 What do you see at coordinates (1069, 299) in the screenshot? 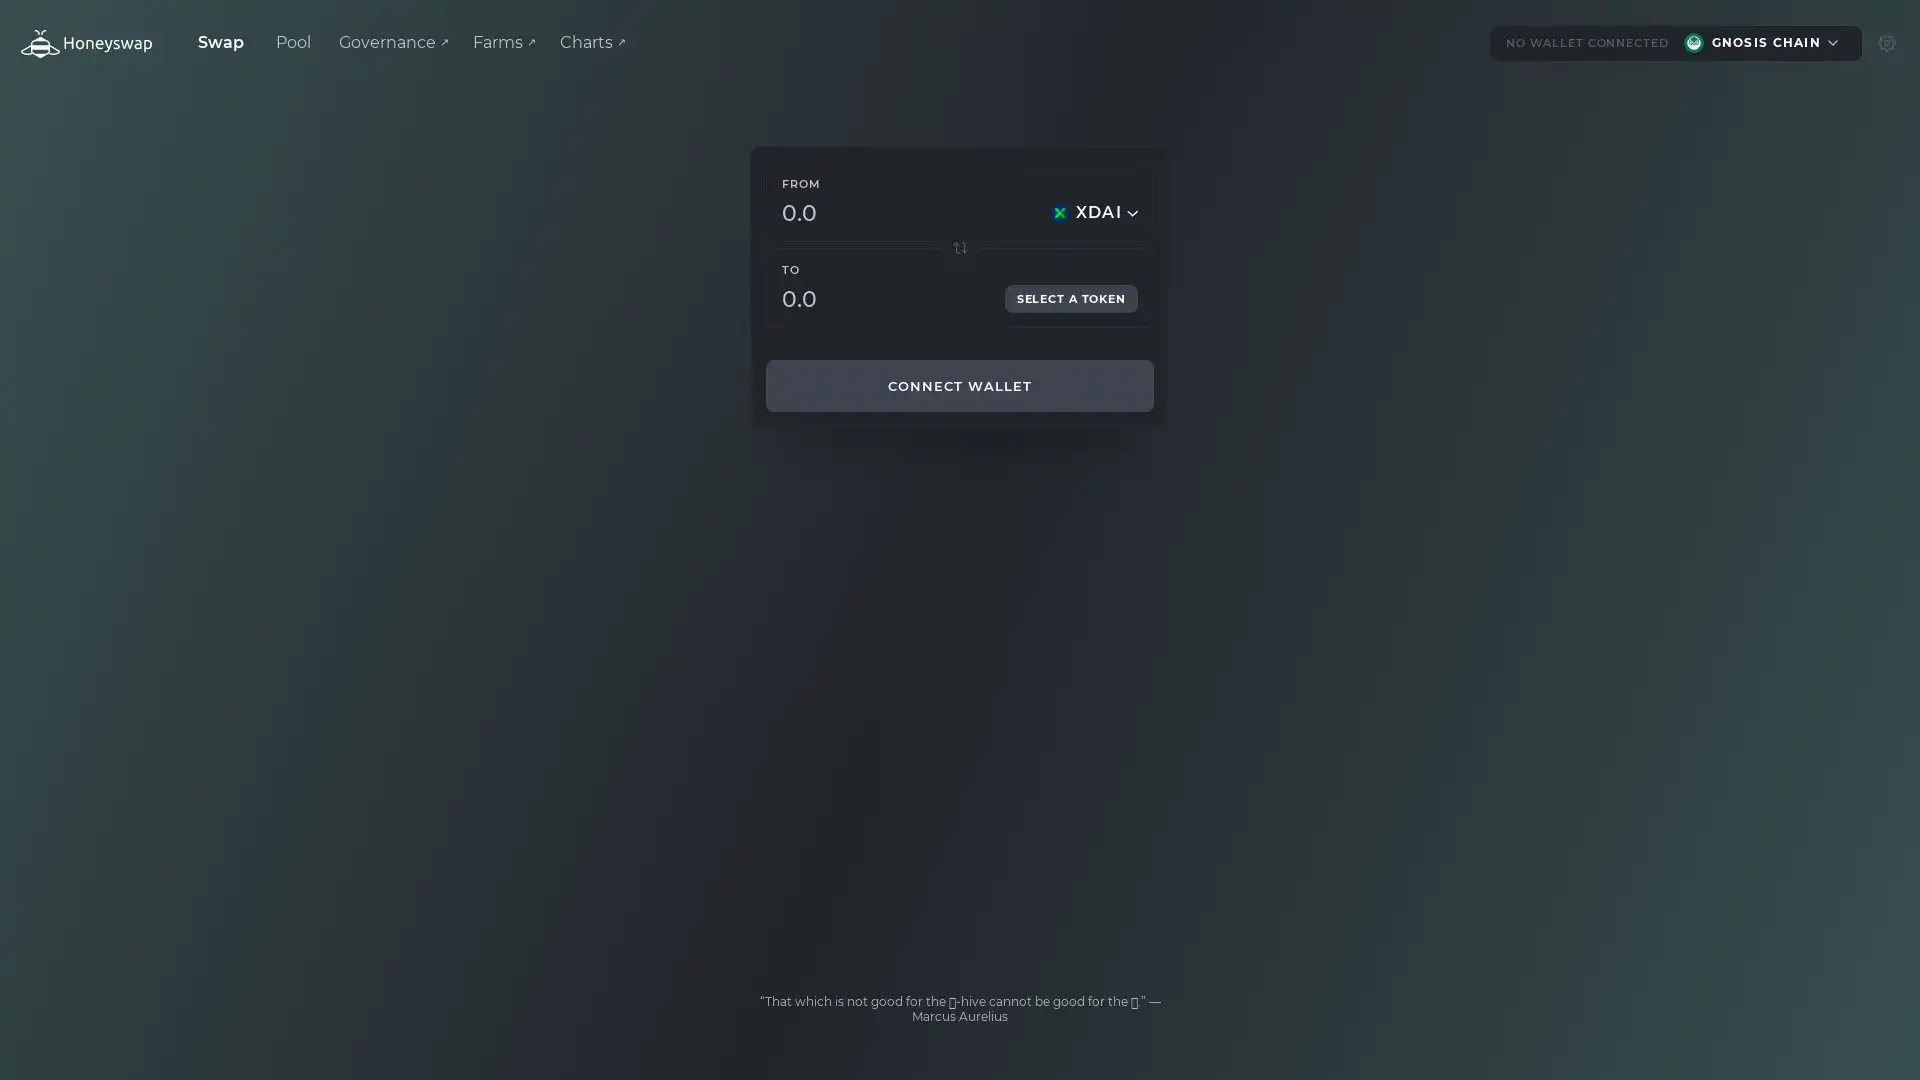
I see `SELECT A TOKEN` at bounding box center [1069, 299].